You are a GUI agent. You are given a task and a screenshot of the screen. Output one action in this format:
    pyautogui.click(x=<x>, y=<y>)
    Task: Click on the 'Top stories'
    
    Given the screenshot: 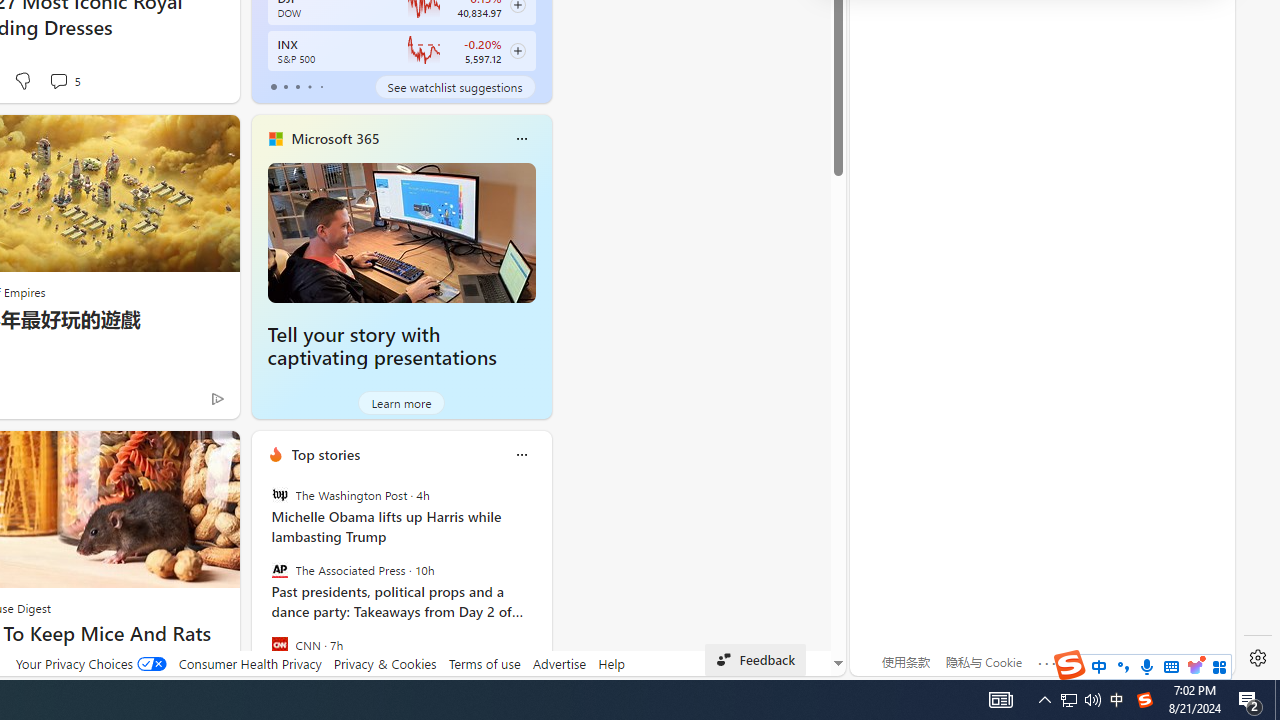 What is the action you would take?
    pyautogui.click(x=325, y=454)
    